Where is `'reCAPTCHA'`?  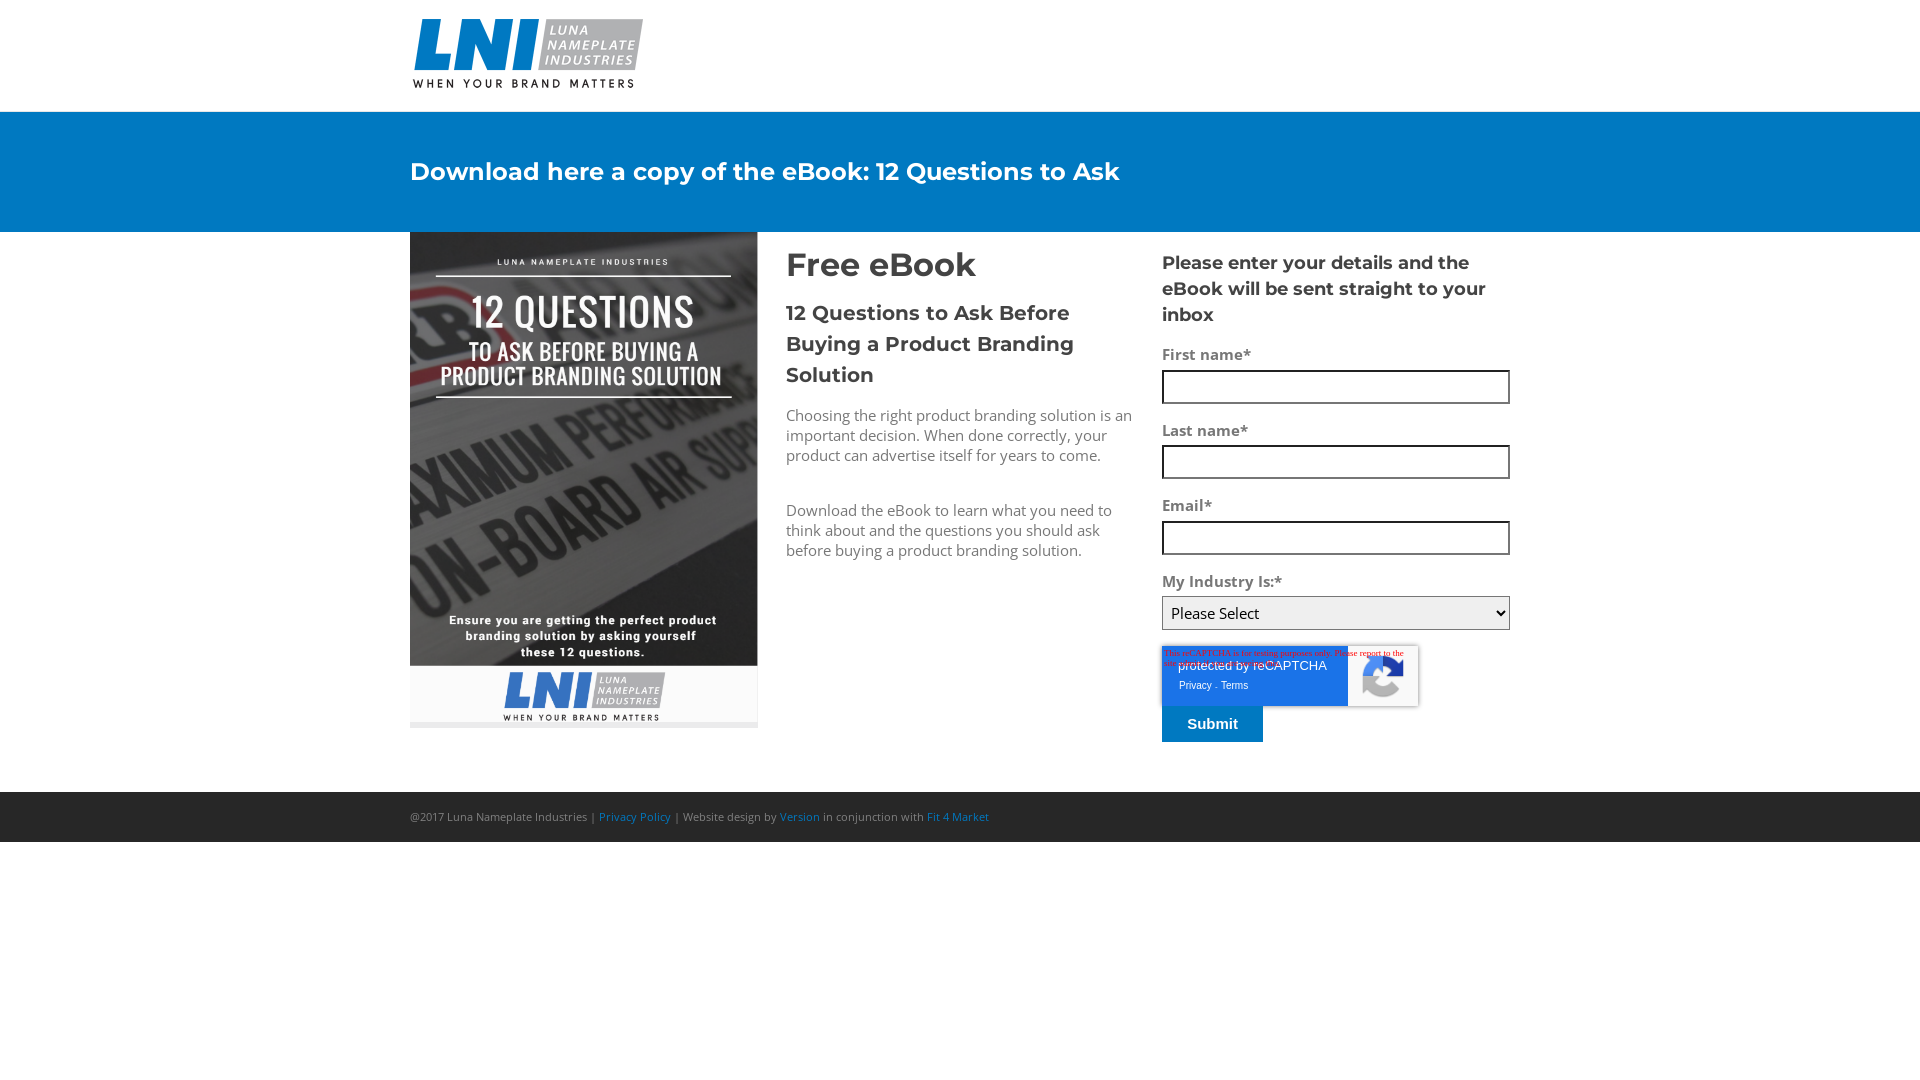
'reCAPTCHA' is located at coordinates (1290, 675).